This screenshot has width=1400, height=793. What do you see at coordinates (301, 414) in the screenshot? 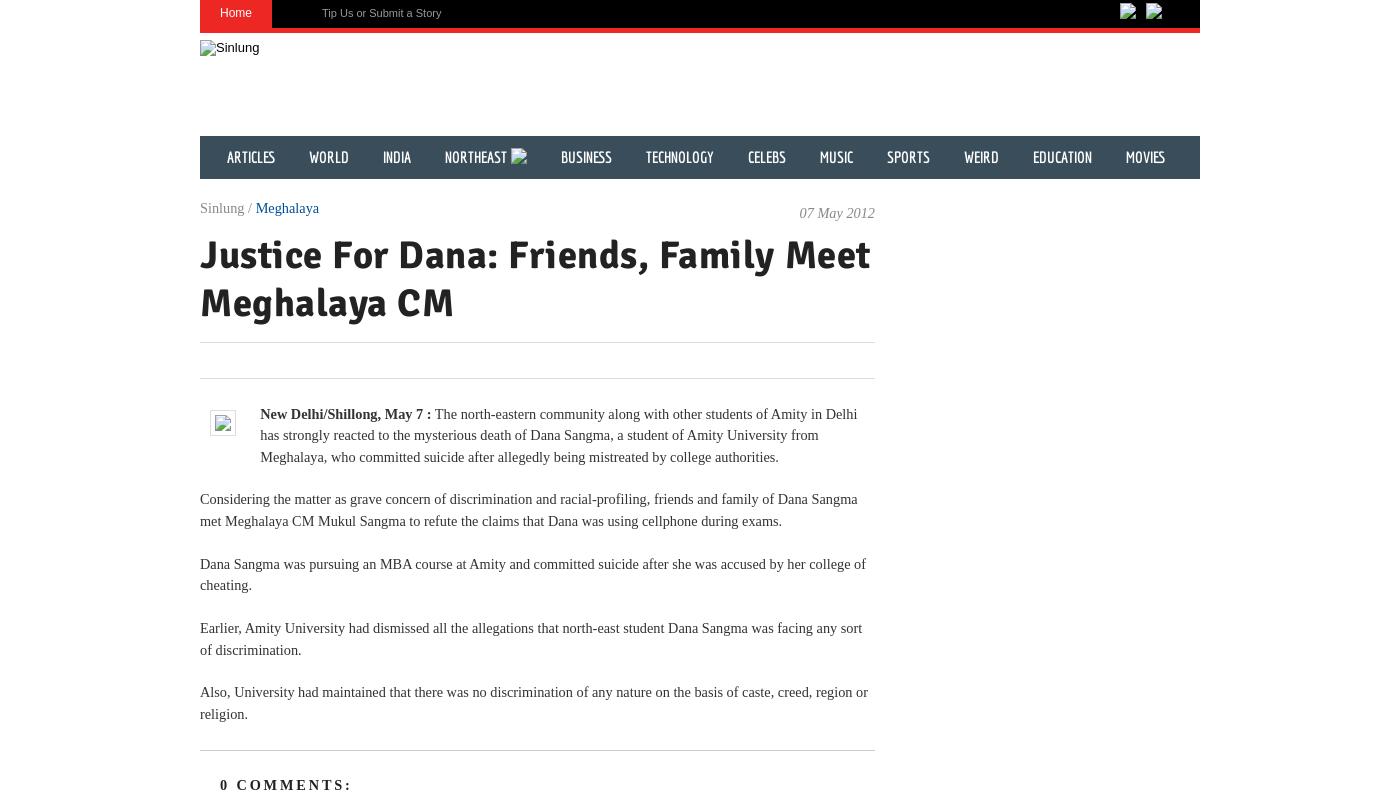
I see `'Sikkim'` at bounding box center [301, 414].